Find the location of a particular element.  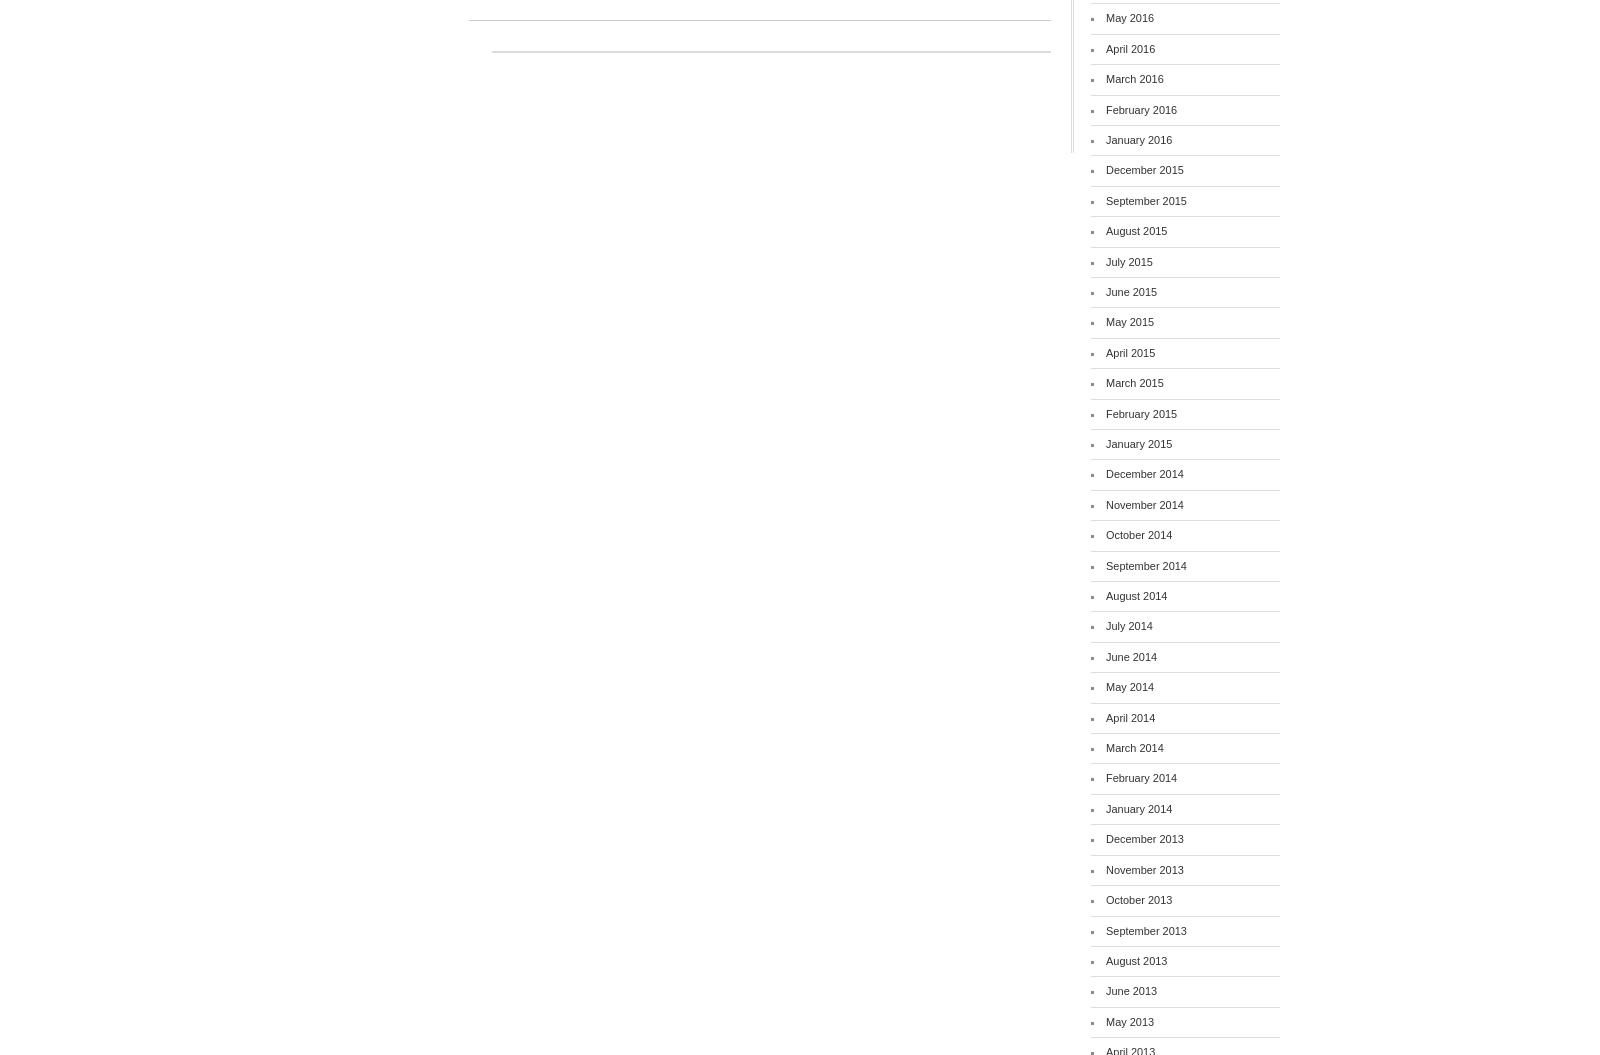

'June 2015' is located at coordinates (1131, 290).